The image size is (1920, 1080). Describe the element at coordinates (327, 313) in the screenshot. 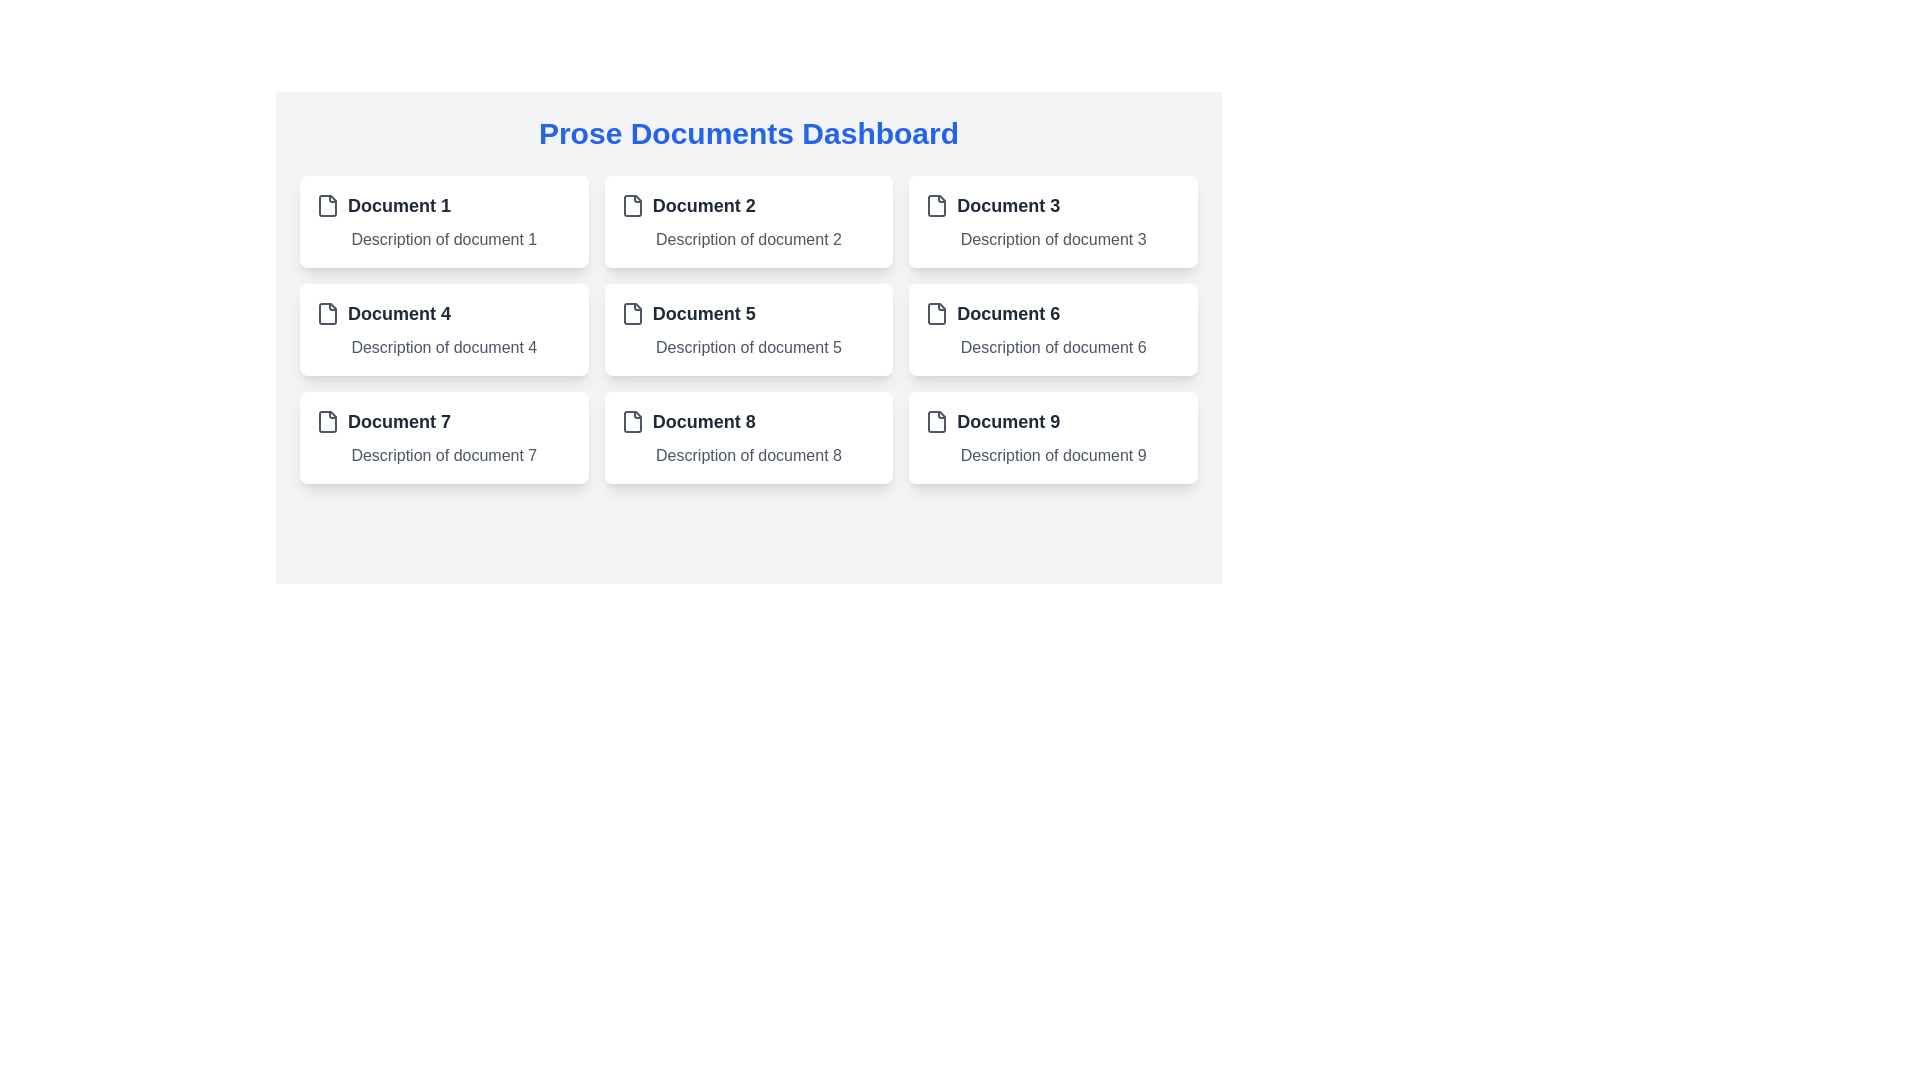

I see `the Icon representing a file or document located in the second row, first column, to the left of the label 'Document 4'` at that location.